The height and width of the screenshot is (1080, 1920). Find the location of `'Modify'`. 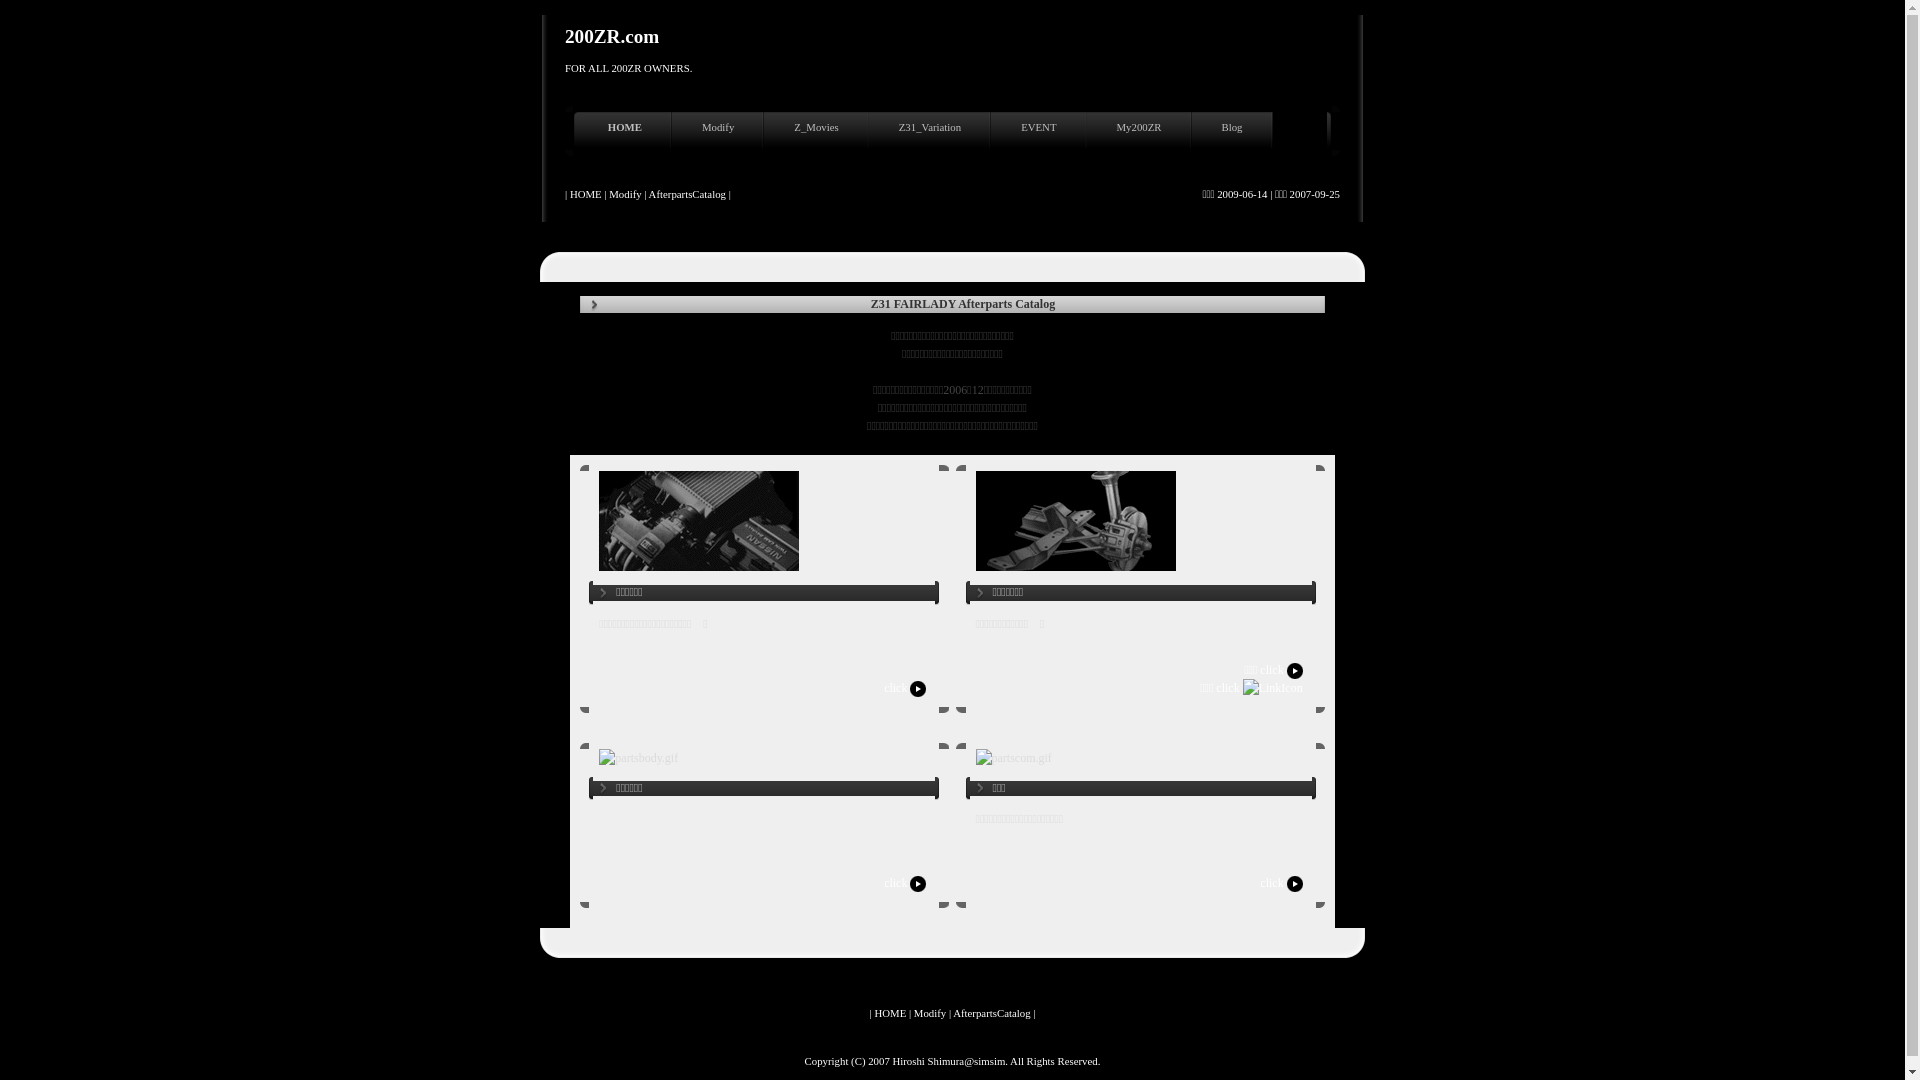

'Modify' is located at coordinates (929, 1011).